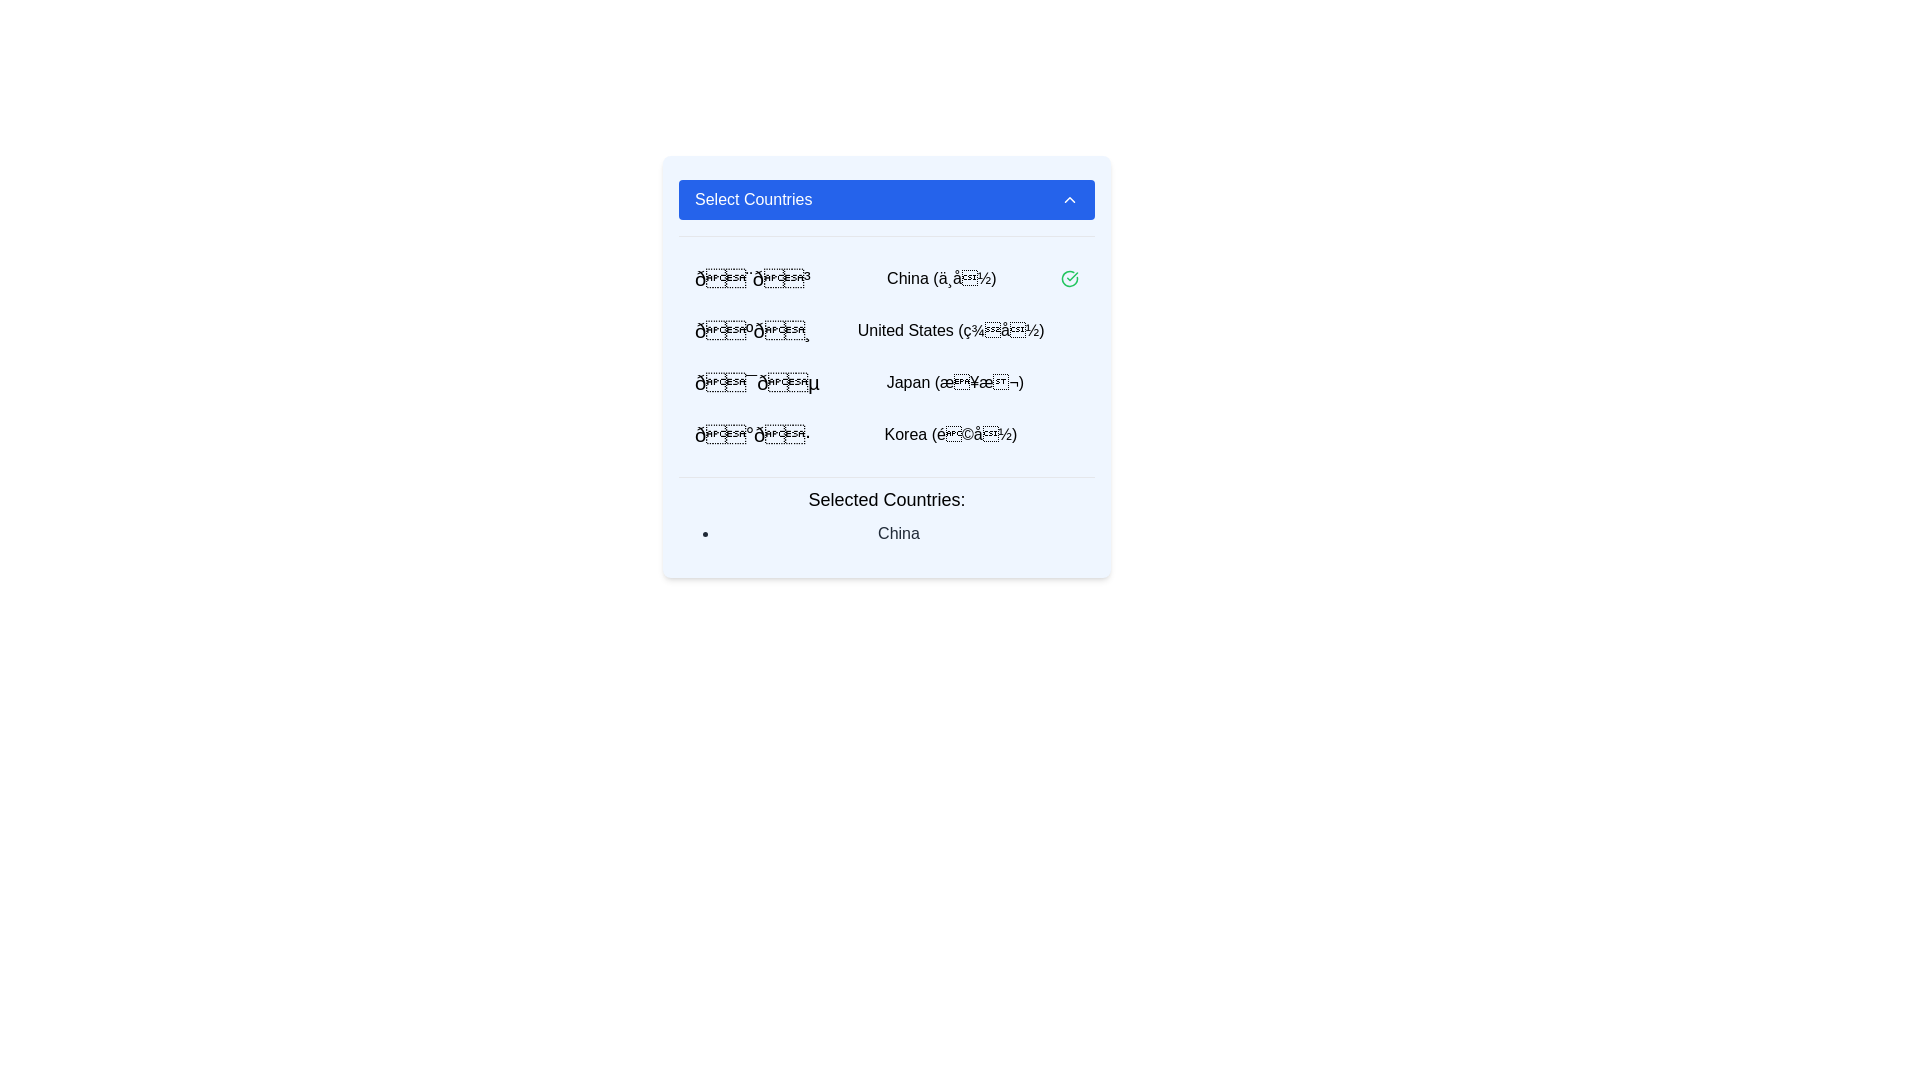  Describe the element at coordinates (1069, 200) in the screenshot. I see `the chevron-up icon located at the far right end of the 'Select Countries' button bar to potentially reveal a tooltip or highlight it` at that location.